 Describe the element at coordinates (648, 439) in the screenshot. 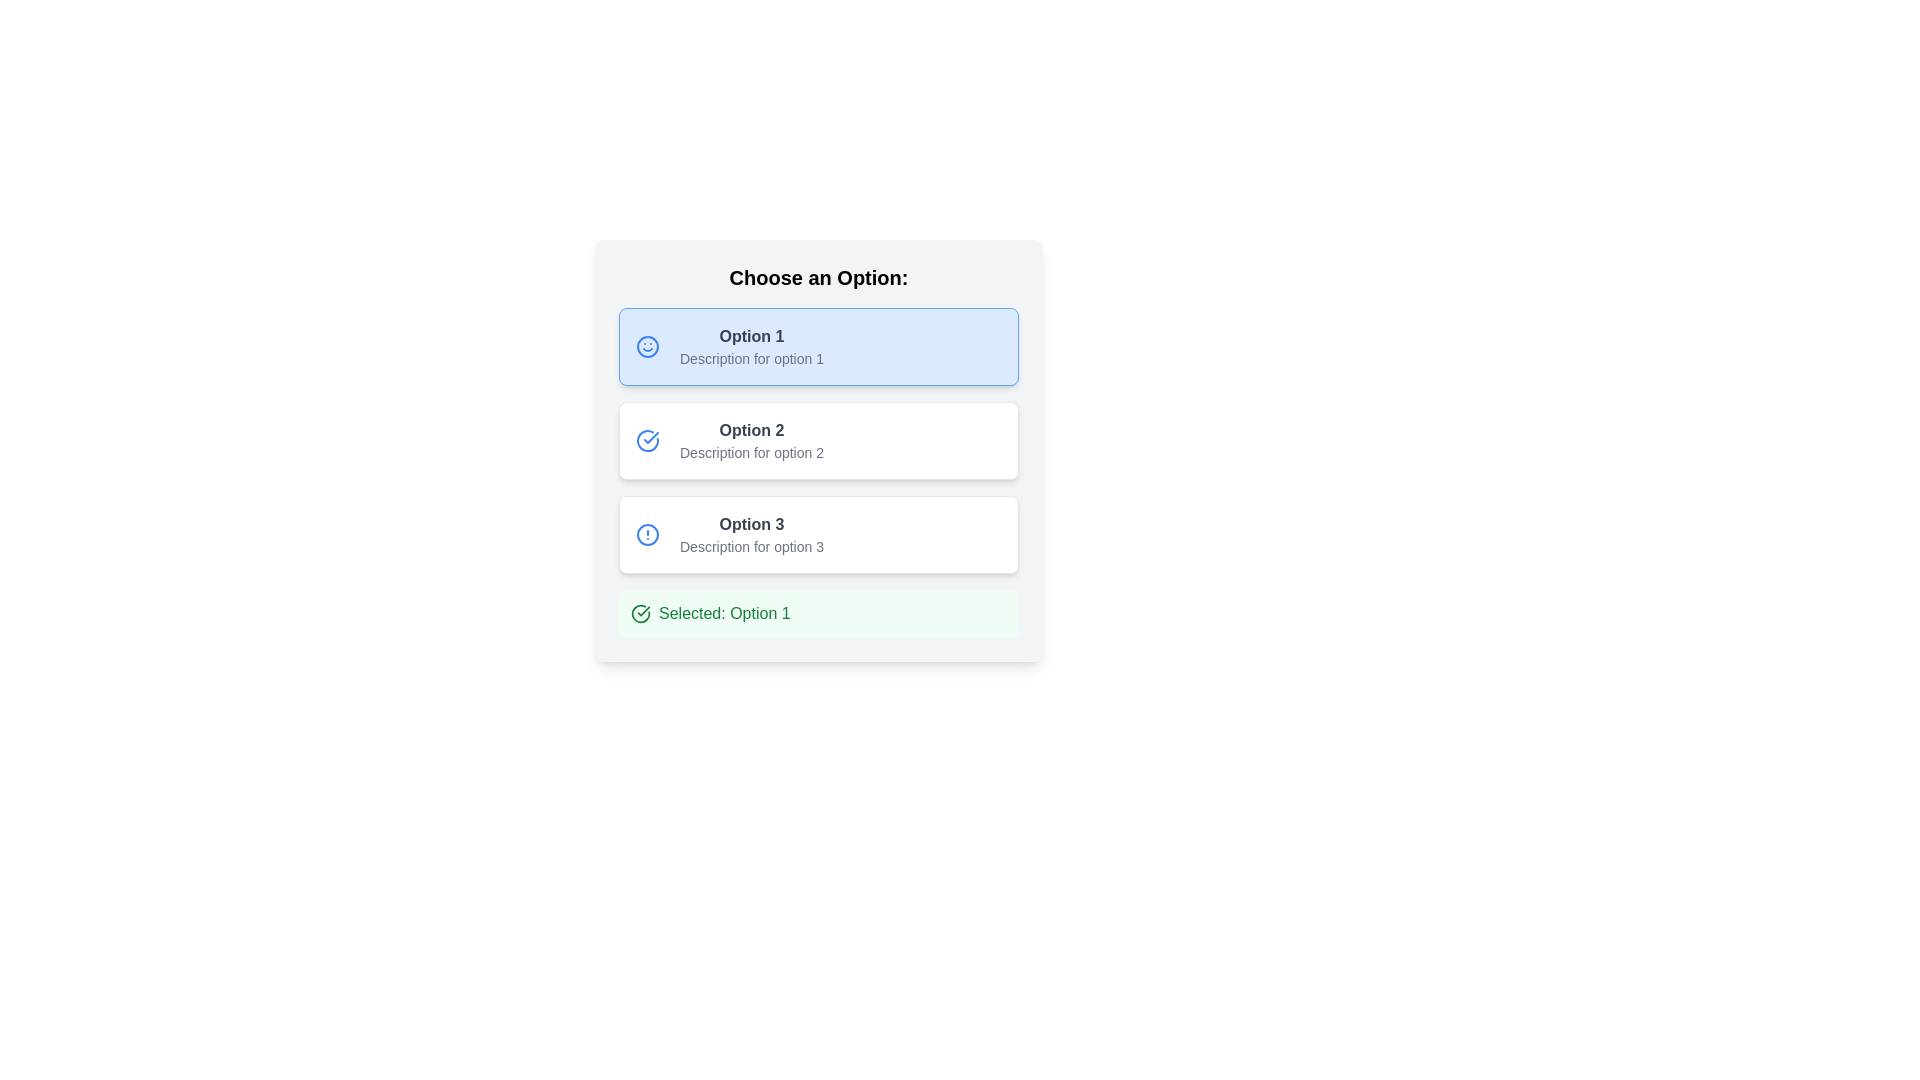

I see `the blue circle icon with a check mark, which is located to the left of the text labeled 'Option 2' in the option row` at that location.